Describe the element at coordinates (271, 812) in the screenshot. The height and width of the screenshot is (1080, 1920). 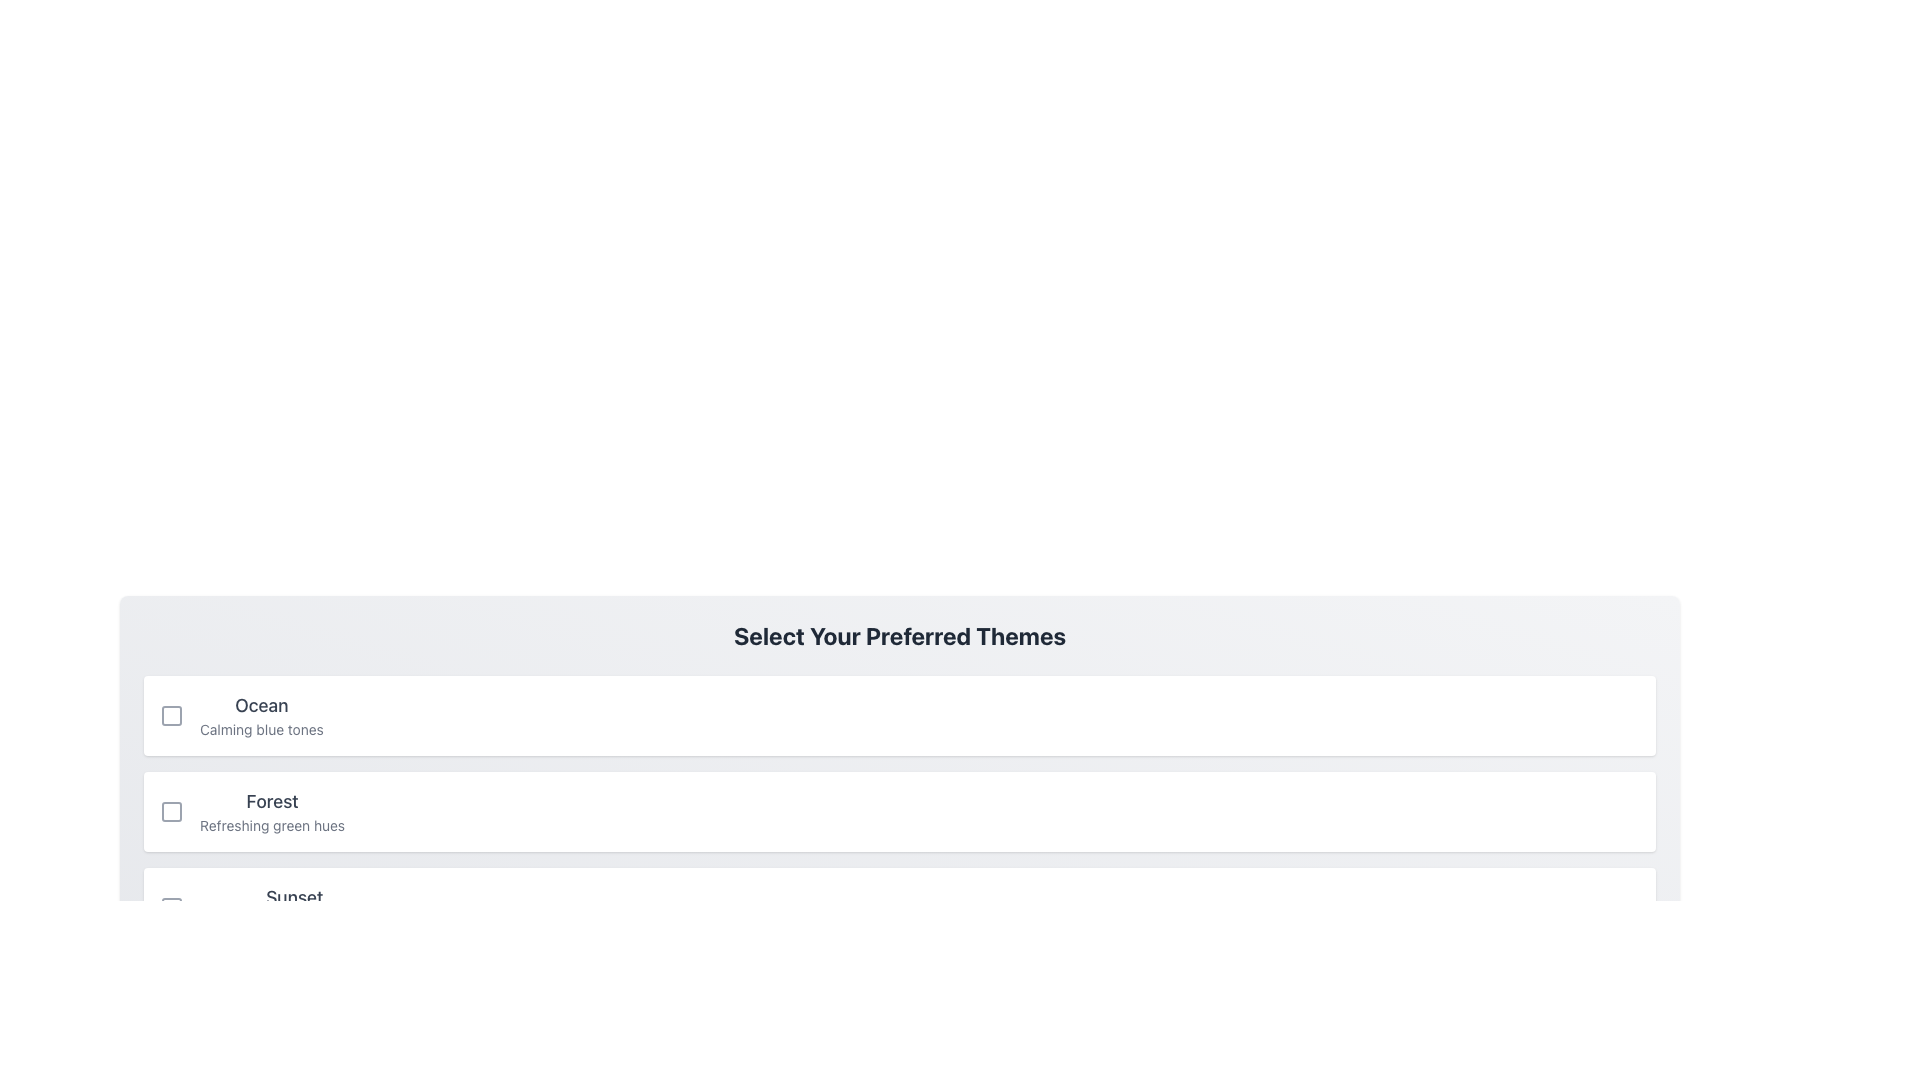
I see `the Label text 'Forest' and its subtitle 'Refreshing green hues' to potentially display additional information` at that location.